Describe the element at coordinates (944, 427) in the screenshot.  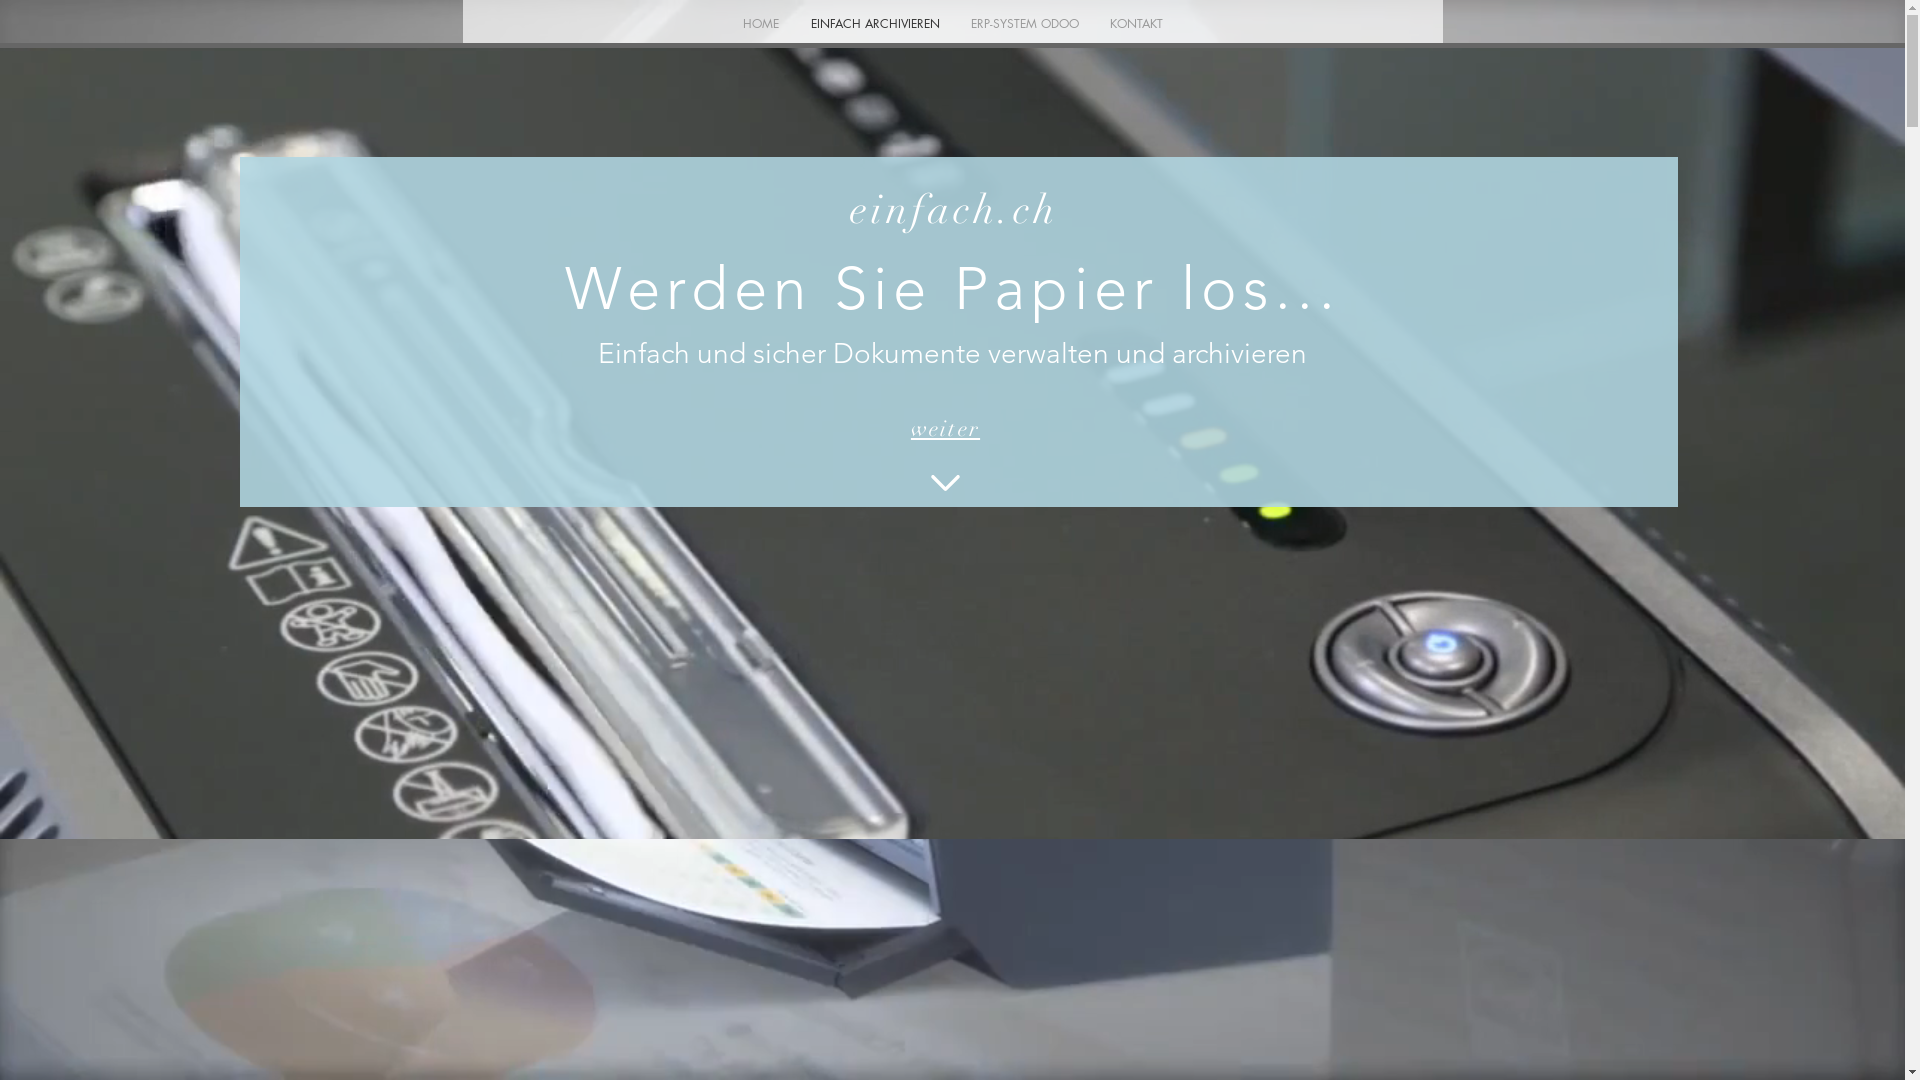
I see `'weiter'` at that location.